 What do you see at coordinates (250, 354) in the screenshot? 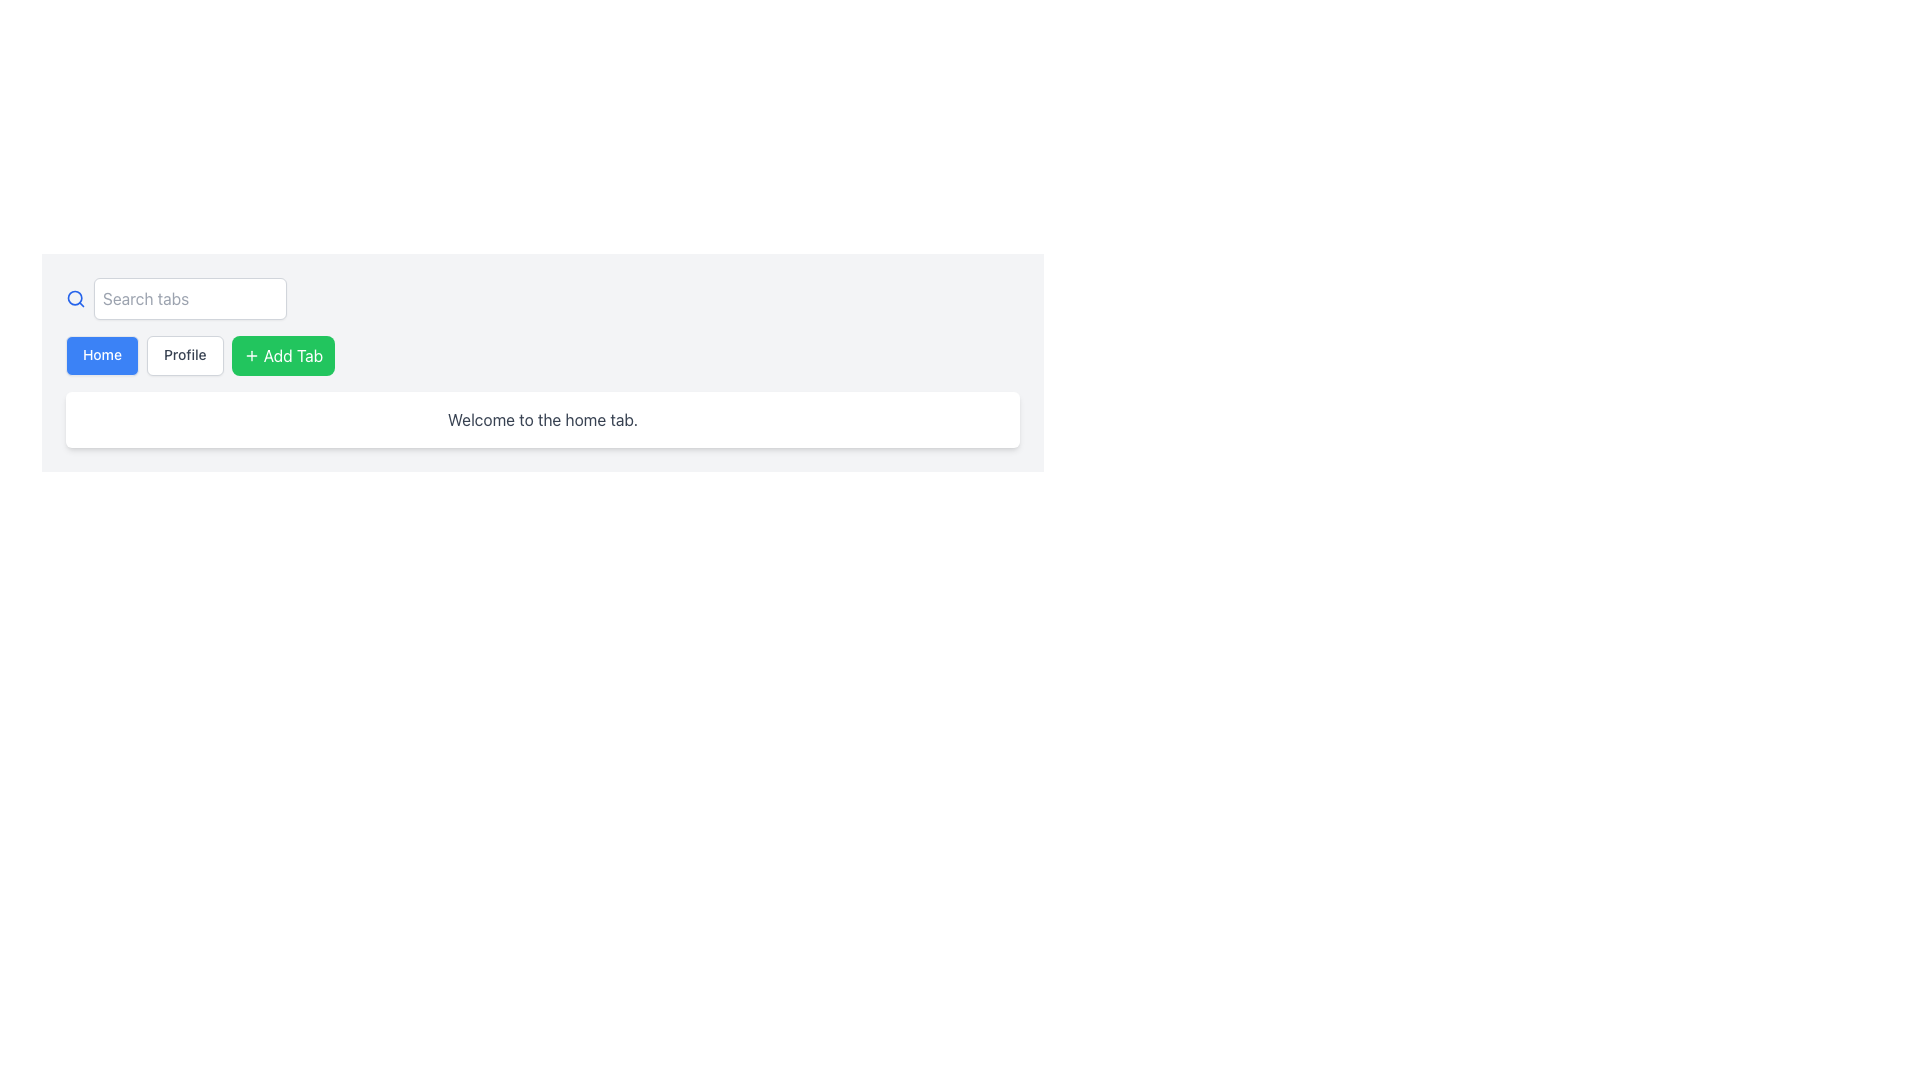
I see `the icon located inside the green 'Add Tab' button in the upper center area of the interface` at bounding box center [250, 354].